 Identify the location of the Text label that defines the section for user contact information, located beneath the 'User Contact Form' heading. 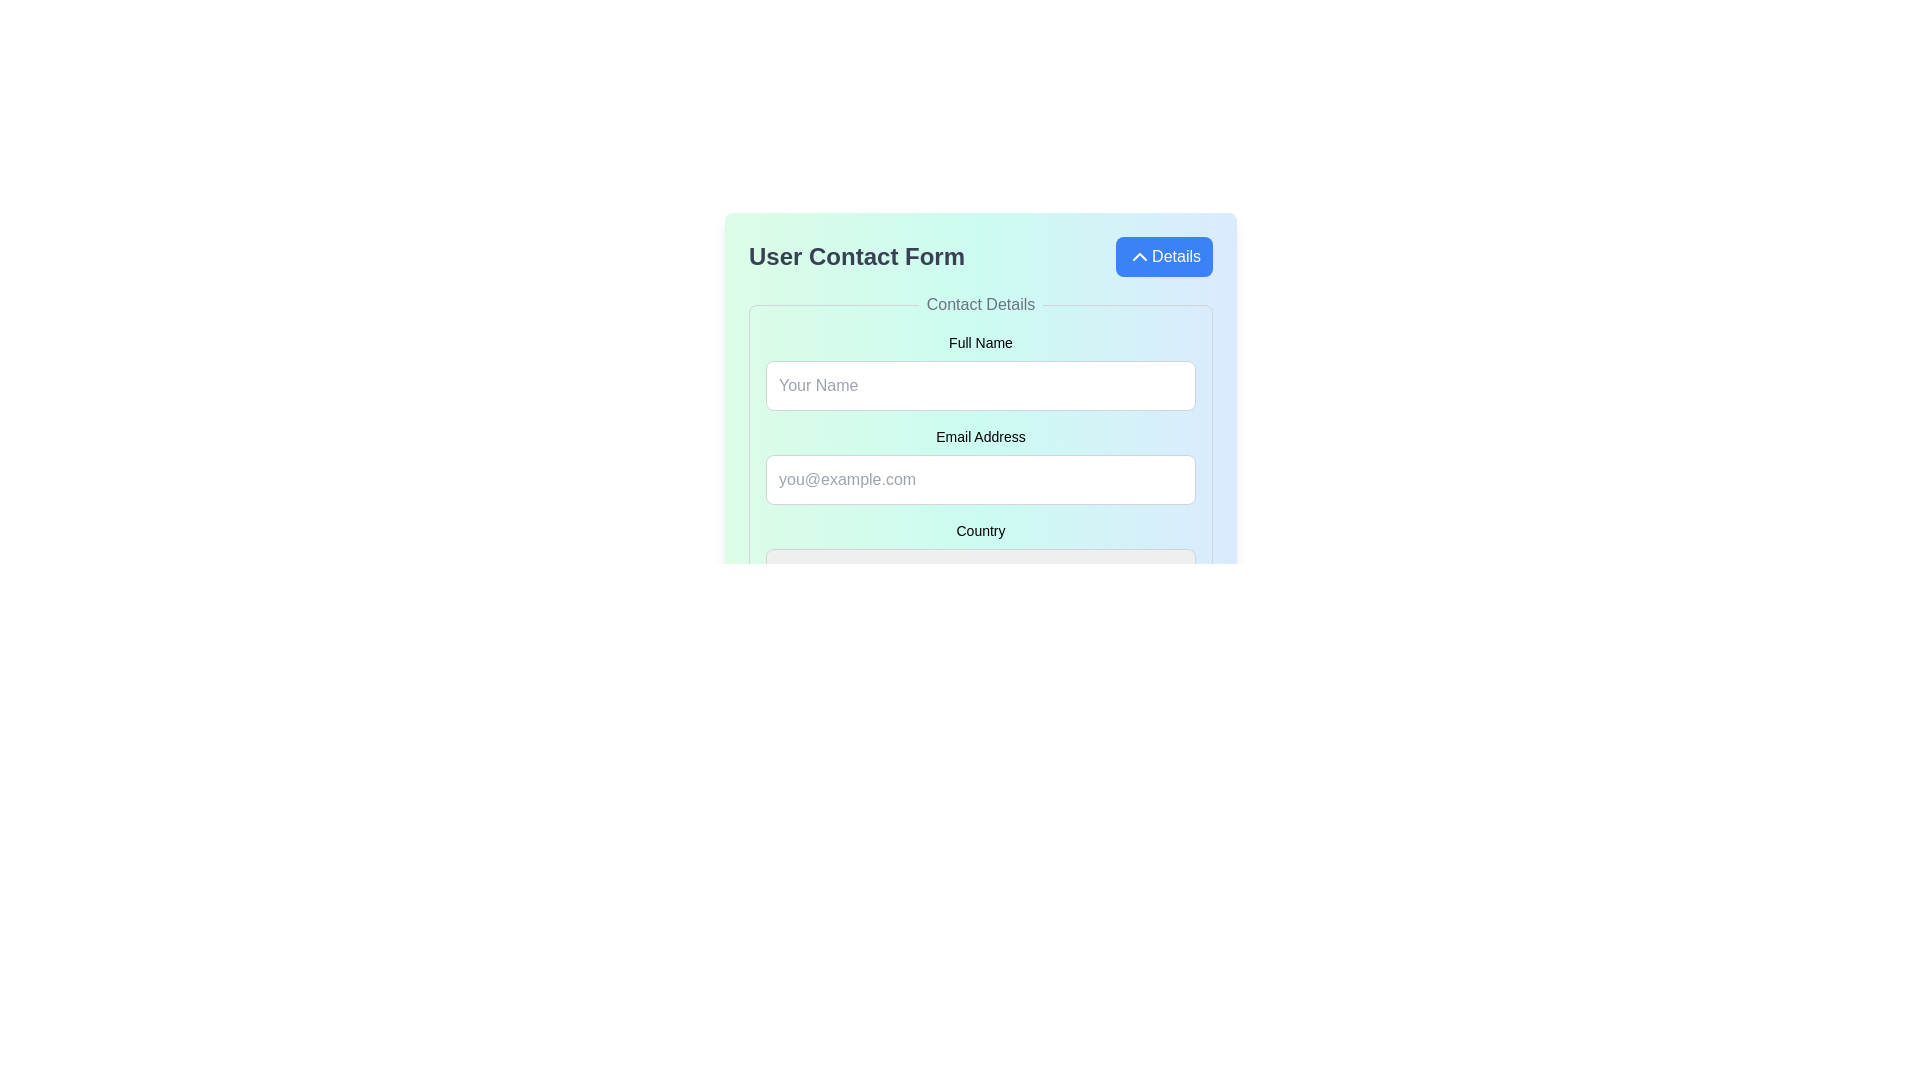
(980, 304).